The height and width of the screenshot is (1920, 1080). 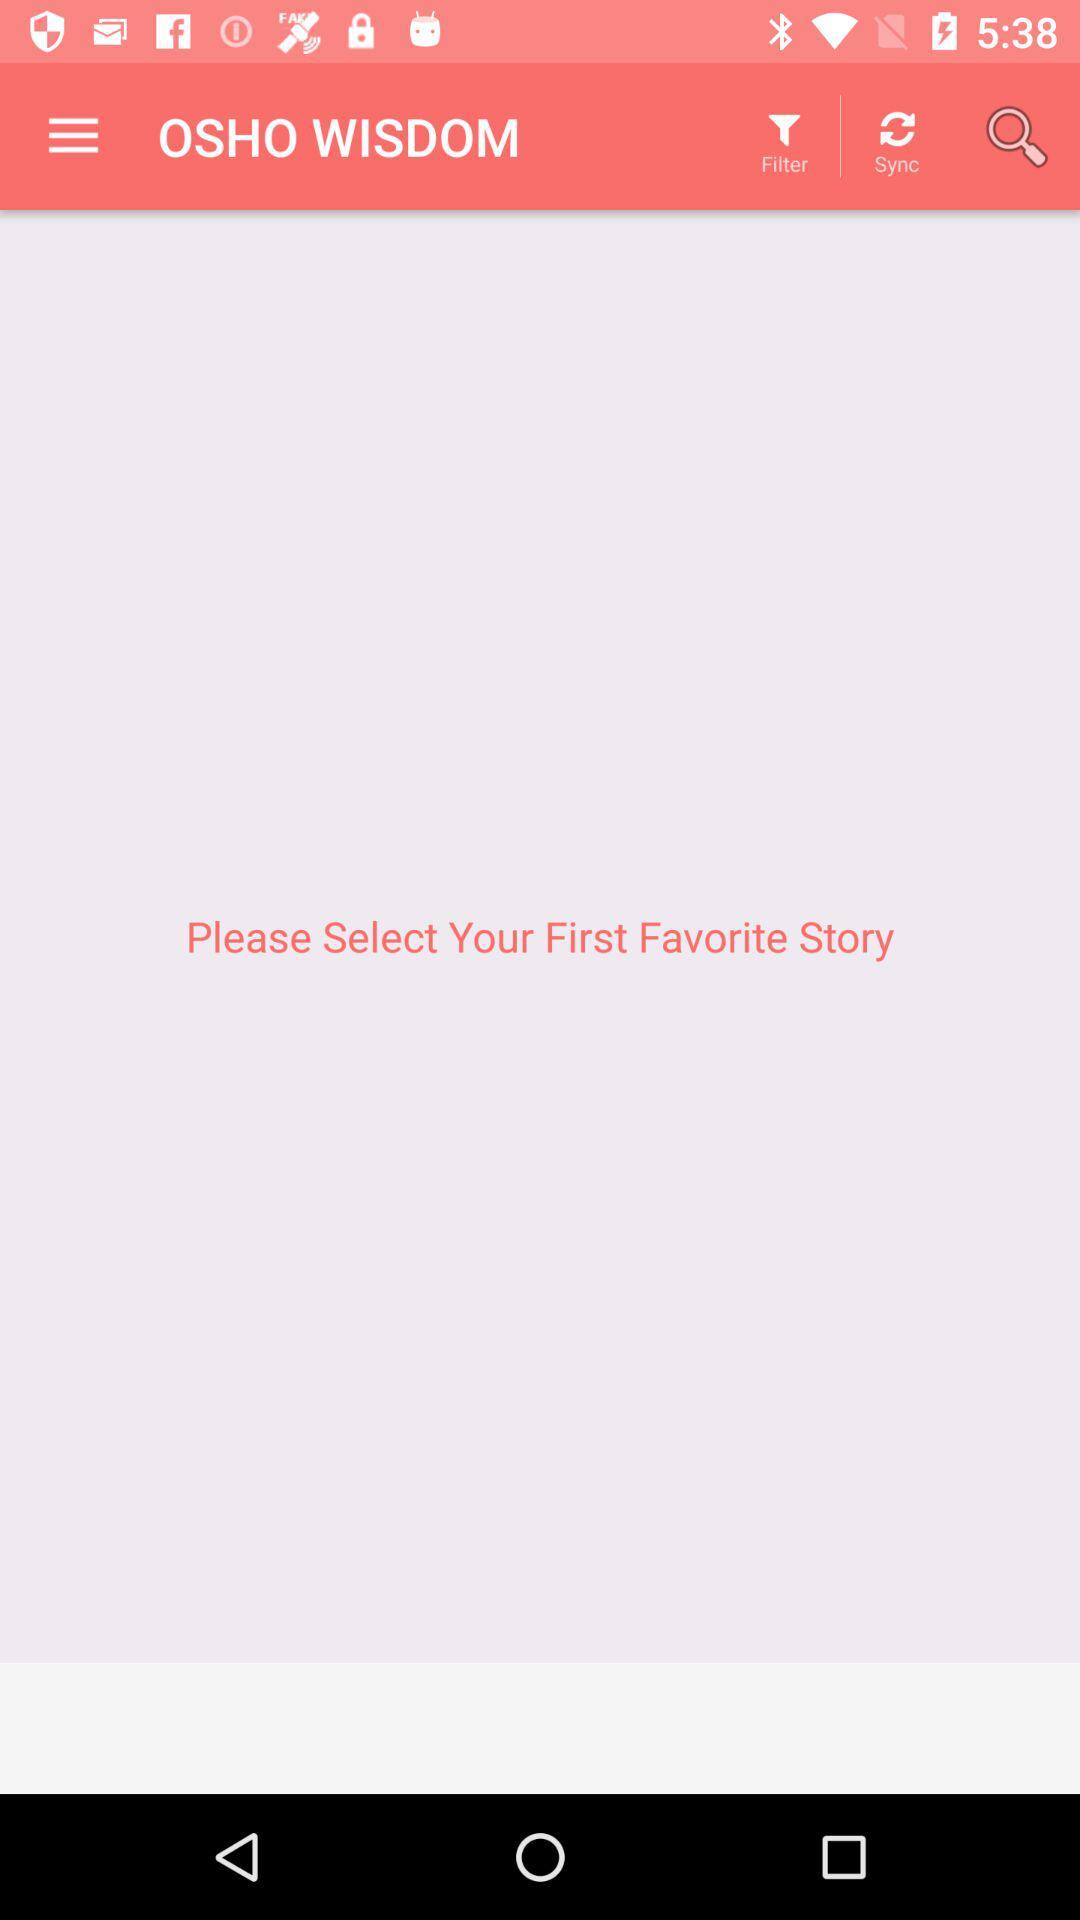 What do you see at coordinates (72, 135) in the screenshot?
I see `item next to osho wisdom icon` at bounding box center [72, 135].